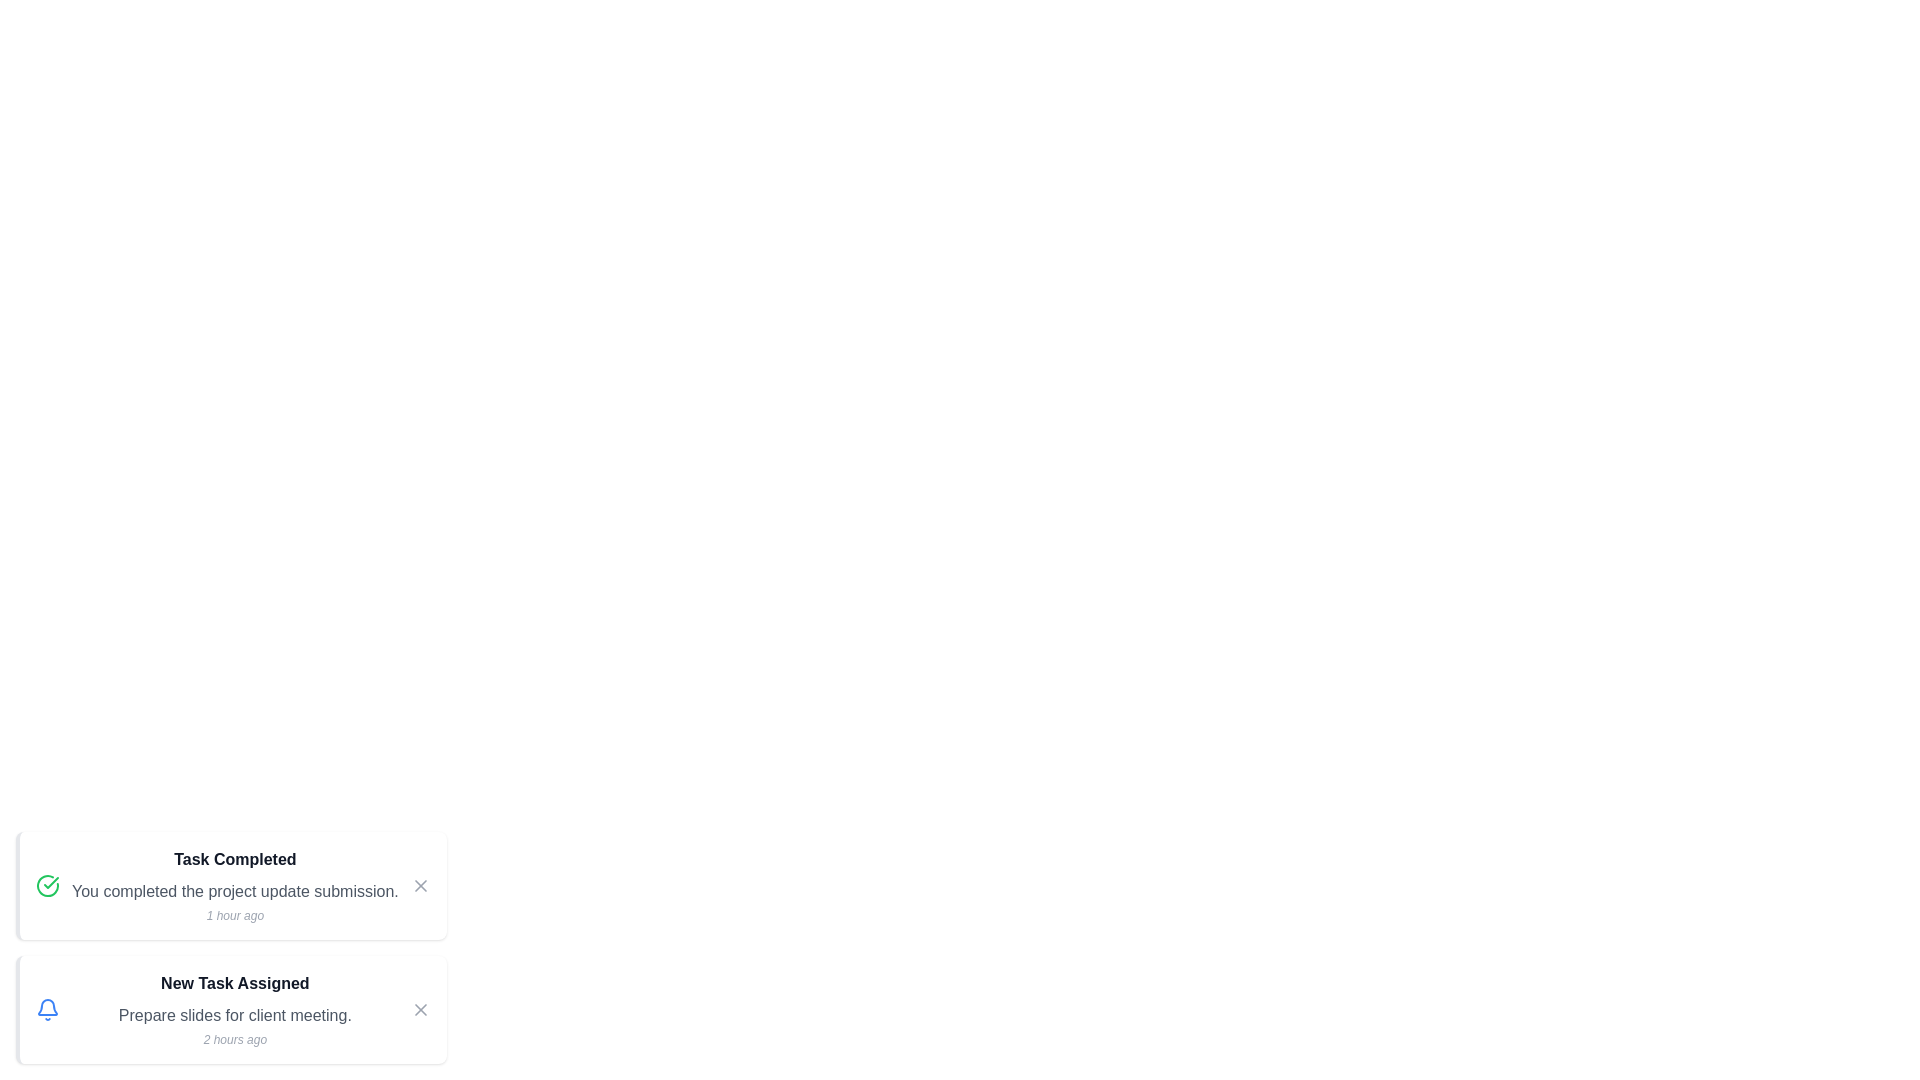 This screenshot has height=1080, width=1920. Describe the element at coordinates (419, 1010) in the screenshot. I see `close button of the task with title 'New Task Assigned'` at that location.